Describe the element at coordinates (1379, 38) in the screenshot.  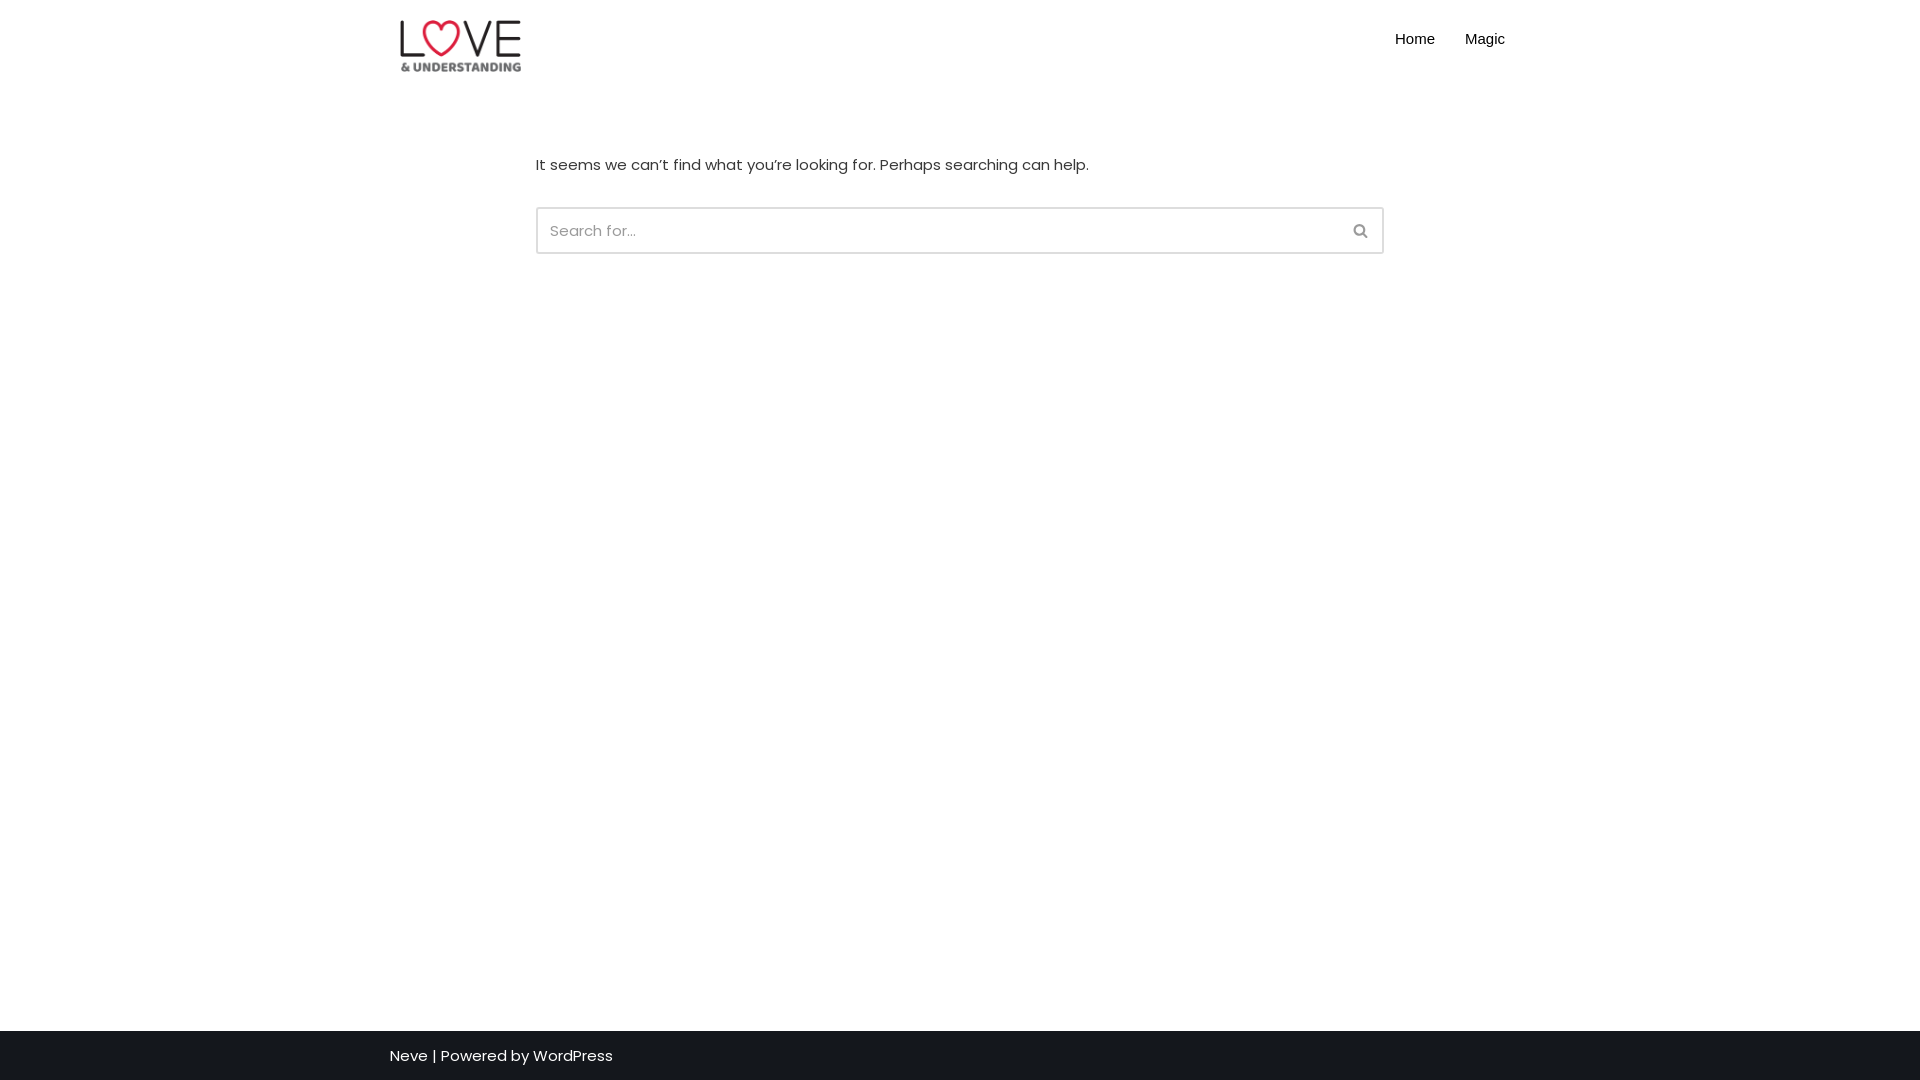
I see `'Home'` at that location.